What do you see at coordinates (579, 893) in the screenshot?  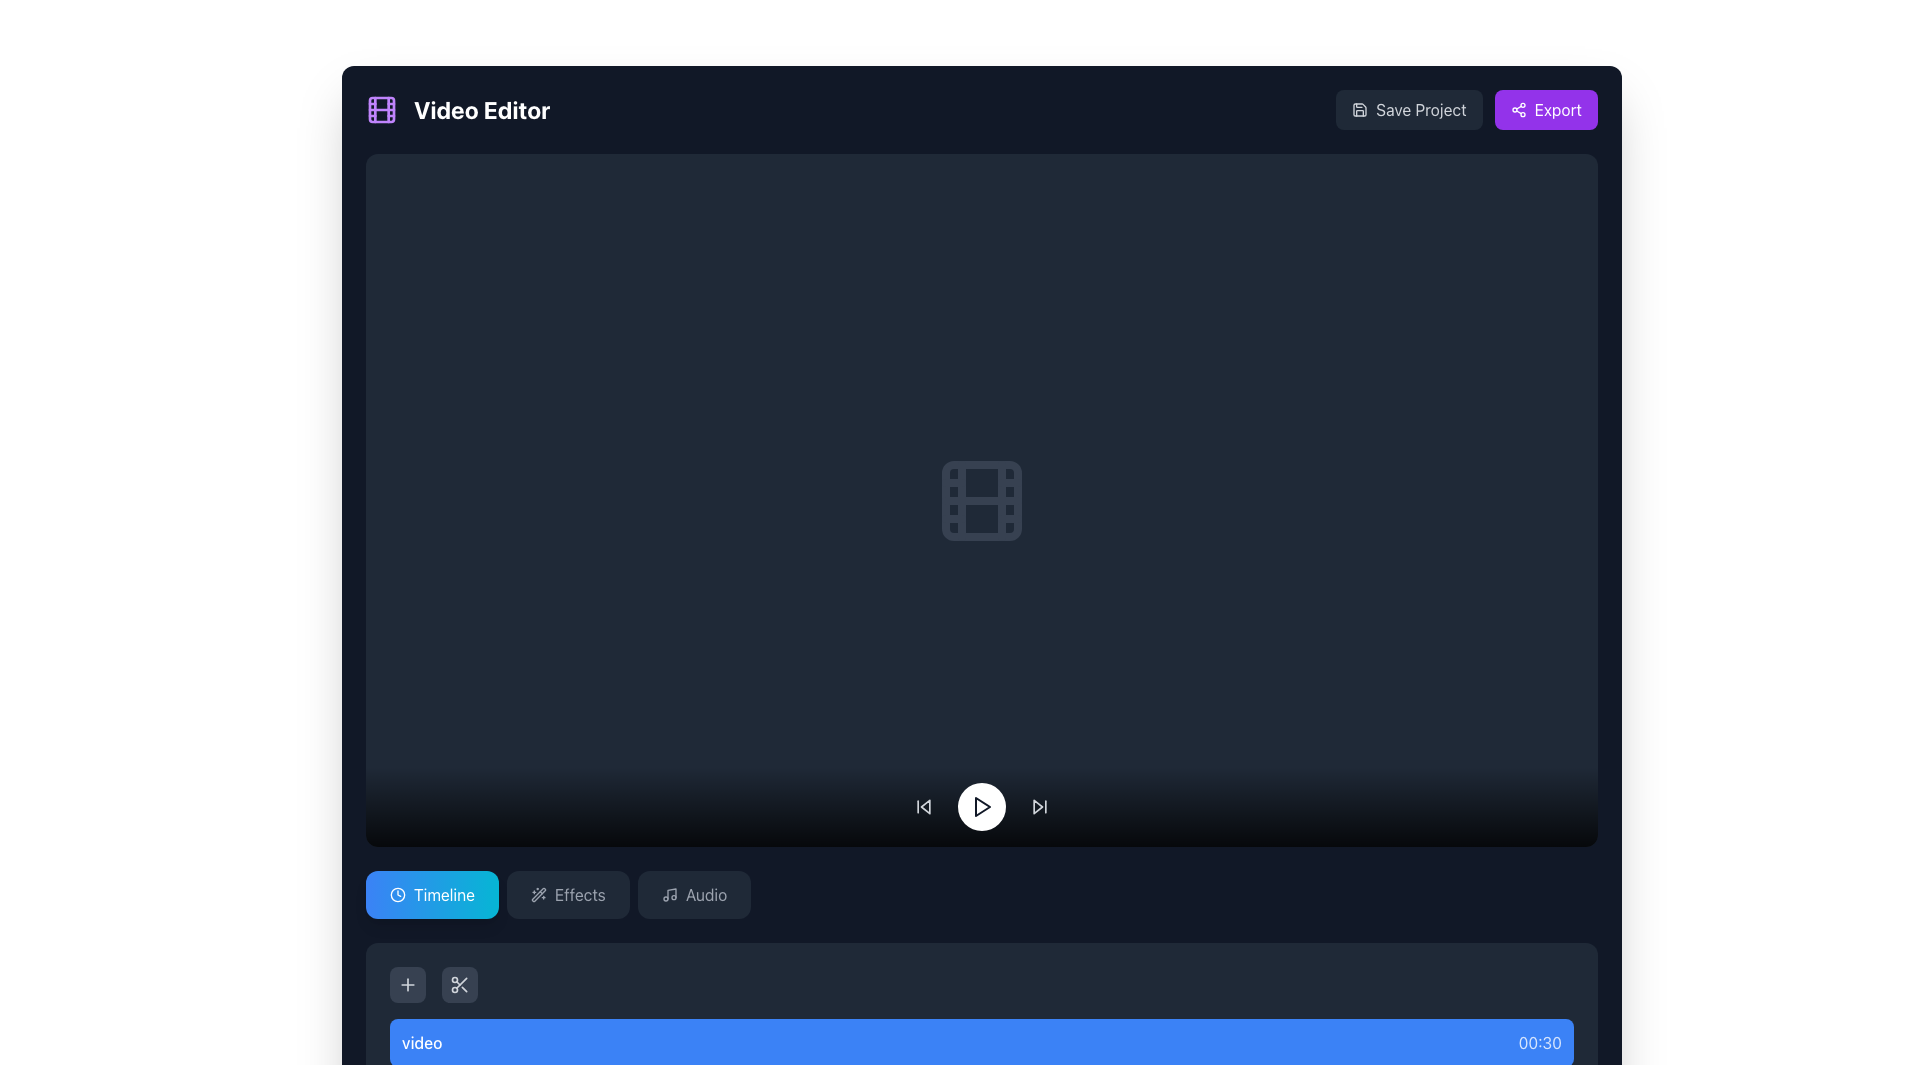 I see `the text label displaying 'Effects' located in the bottom control panel, positioned between 'Timeline' and 'Audio'` at bounding box center [579, 893].